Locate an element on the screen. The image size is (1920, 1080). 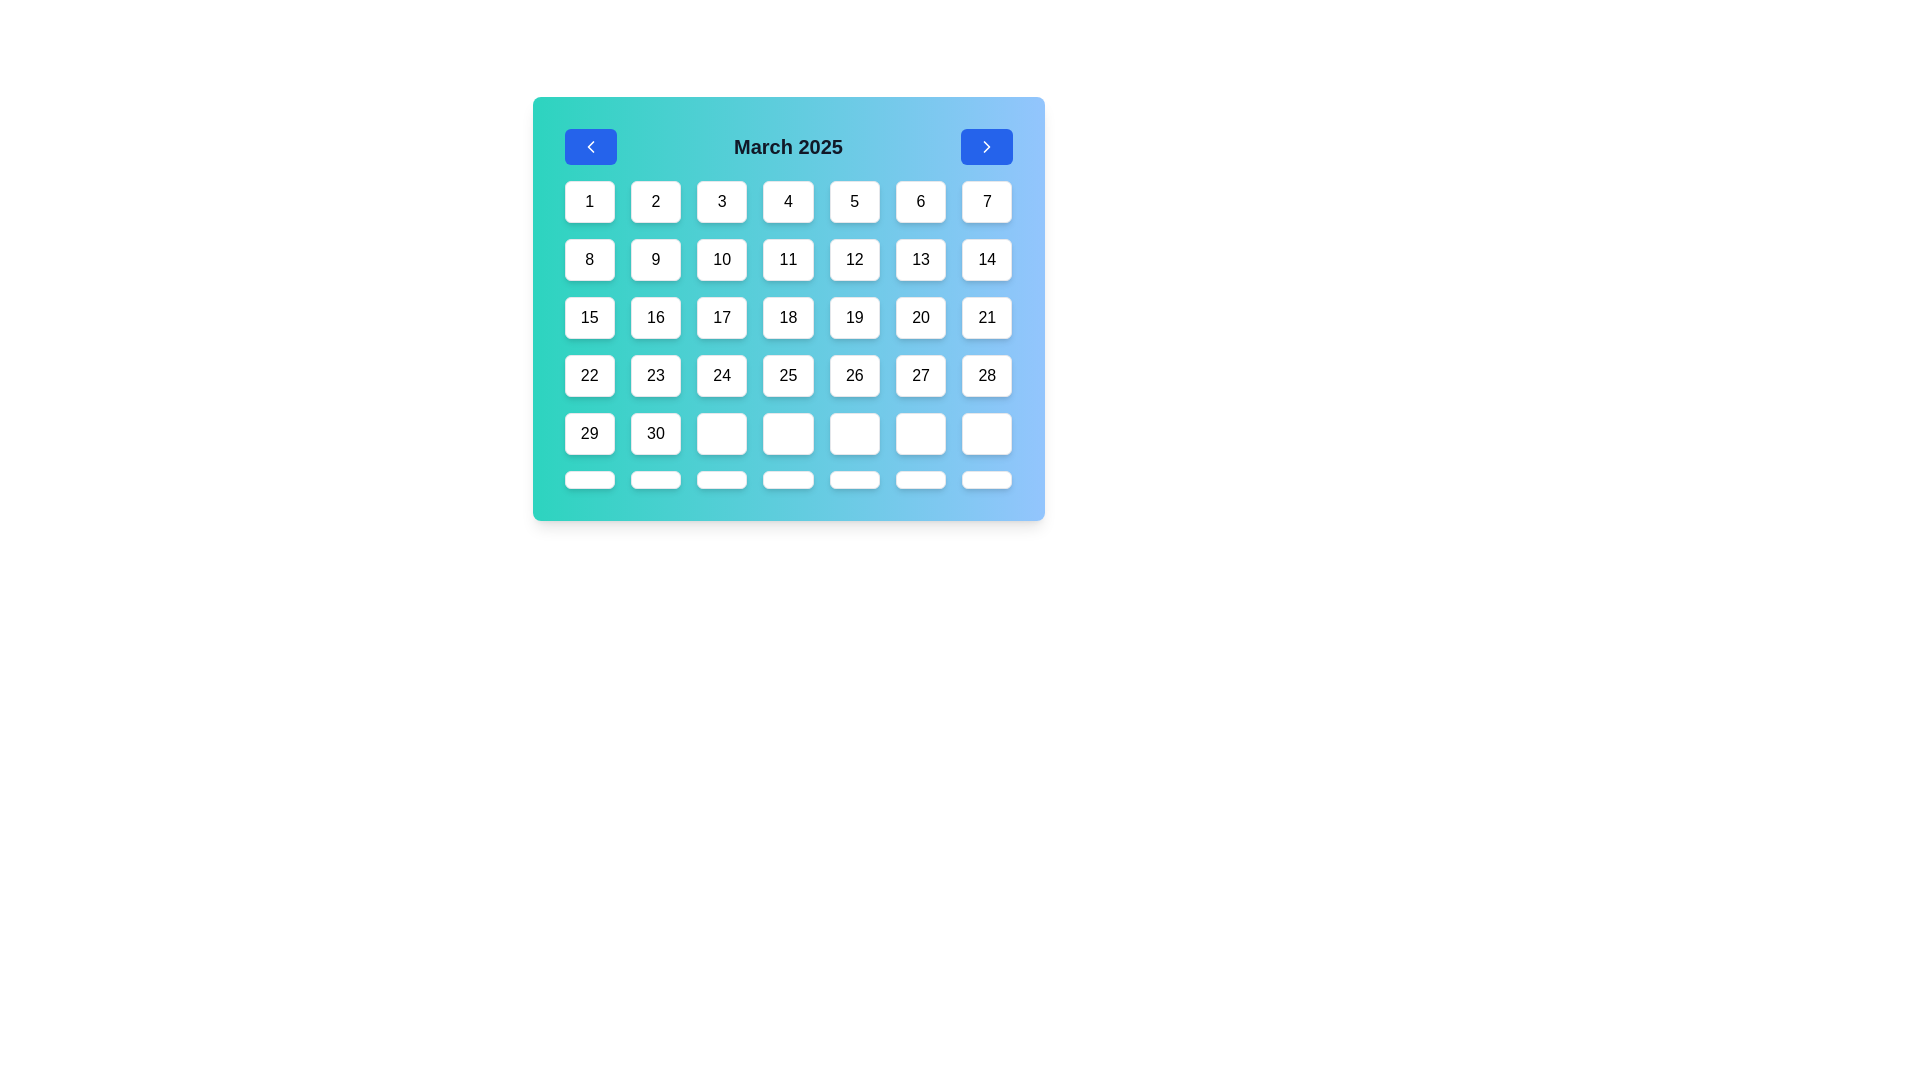
the inactive button located in the first column of the last row of the calendar grid, which serves as a decorative or functional placeholder is located at coordinates (588, 479).